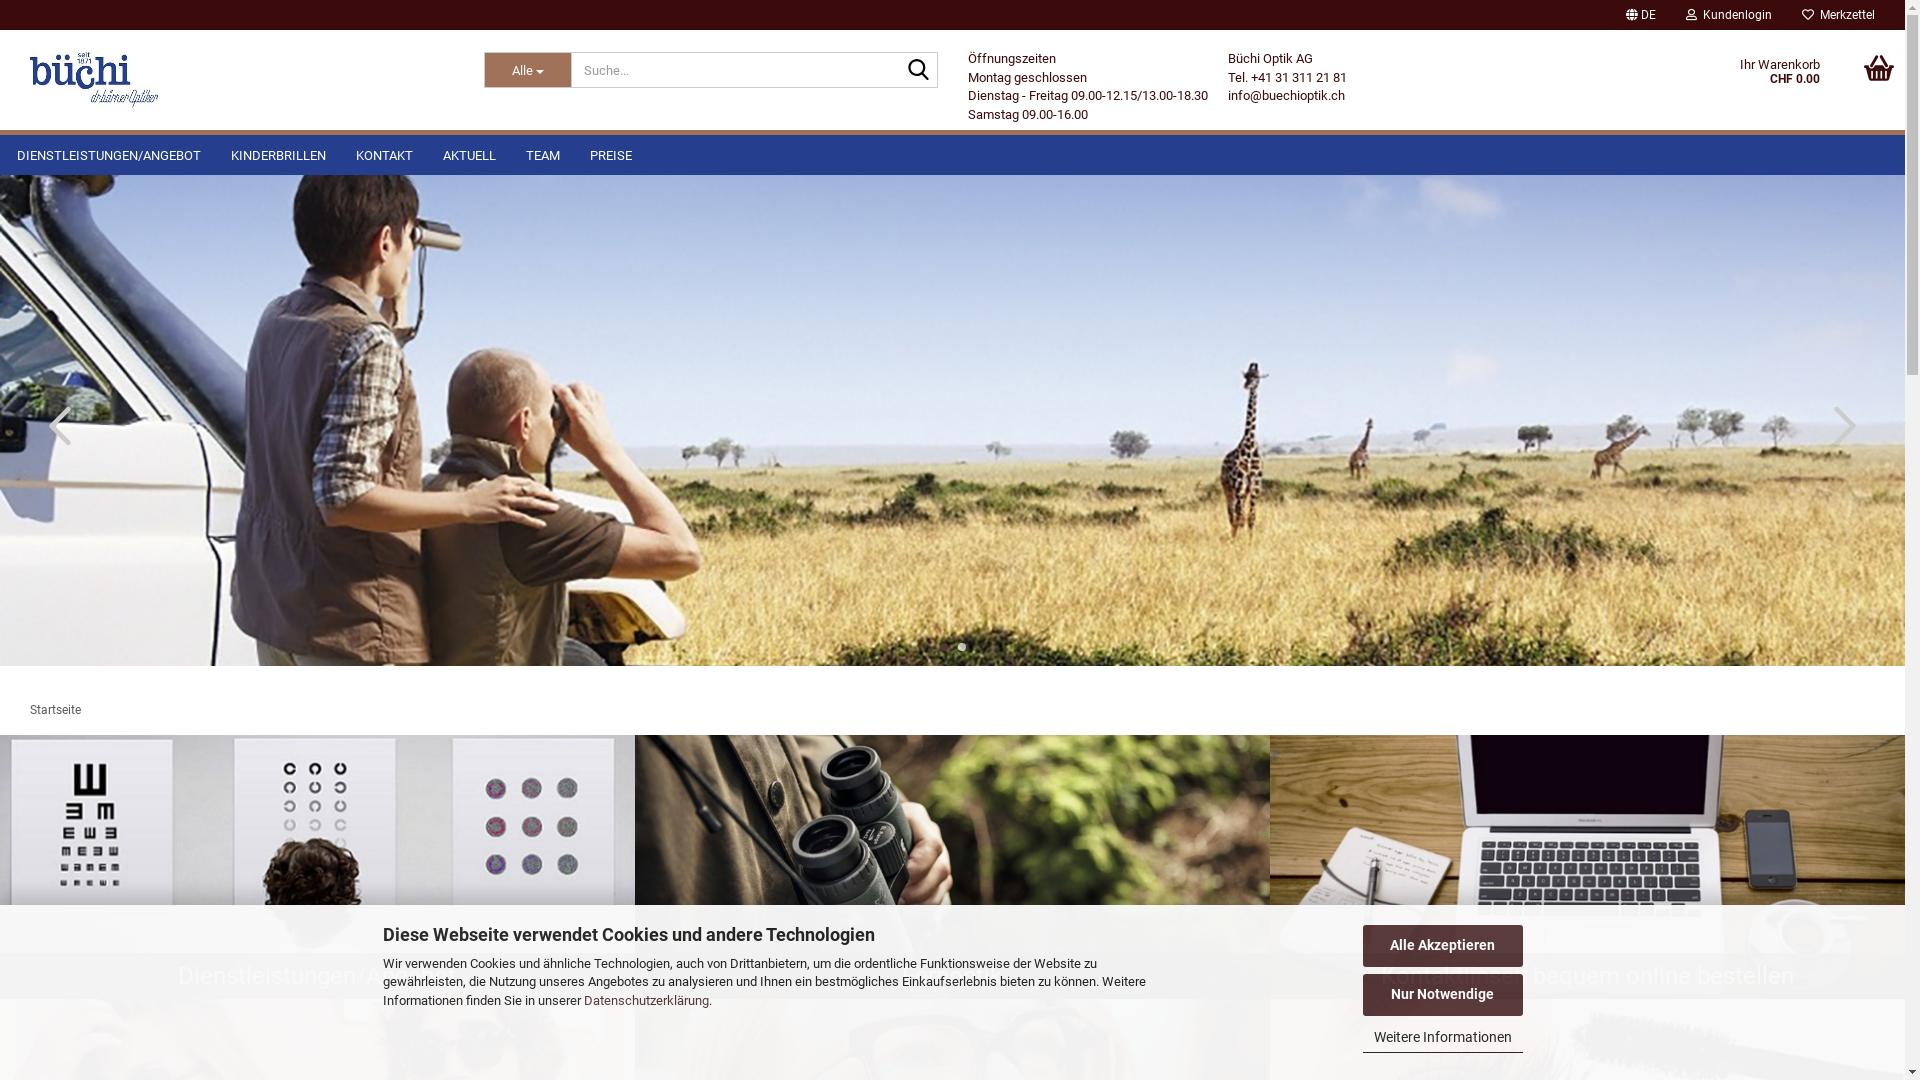 This screenshot has height=1080, width=1920. What do you see at coordinates (1286, 95) in the screenshot?
I see `'info@buechioptik.ch'` at bounding box center [1286, 95].